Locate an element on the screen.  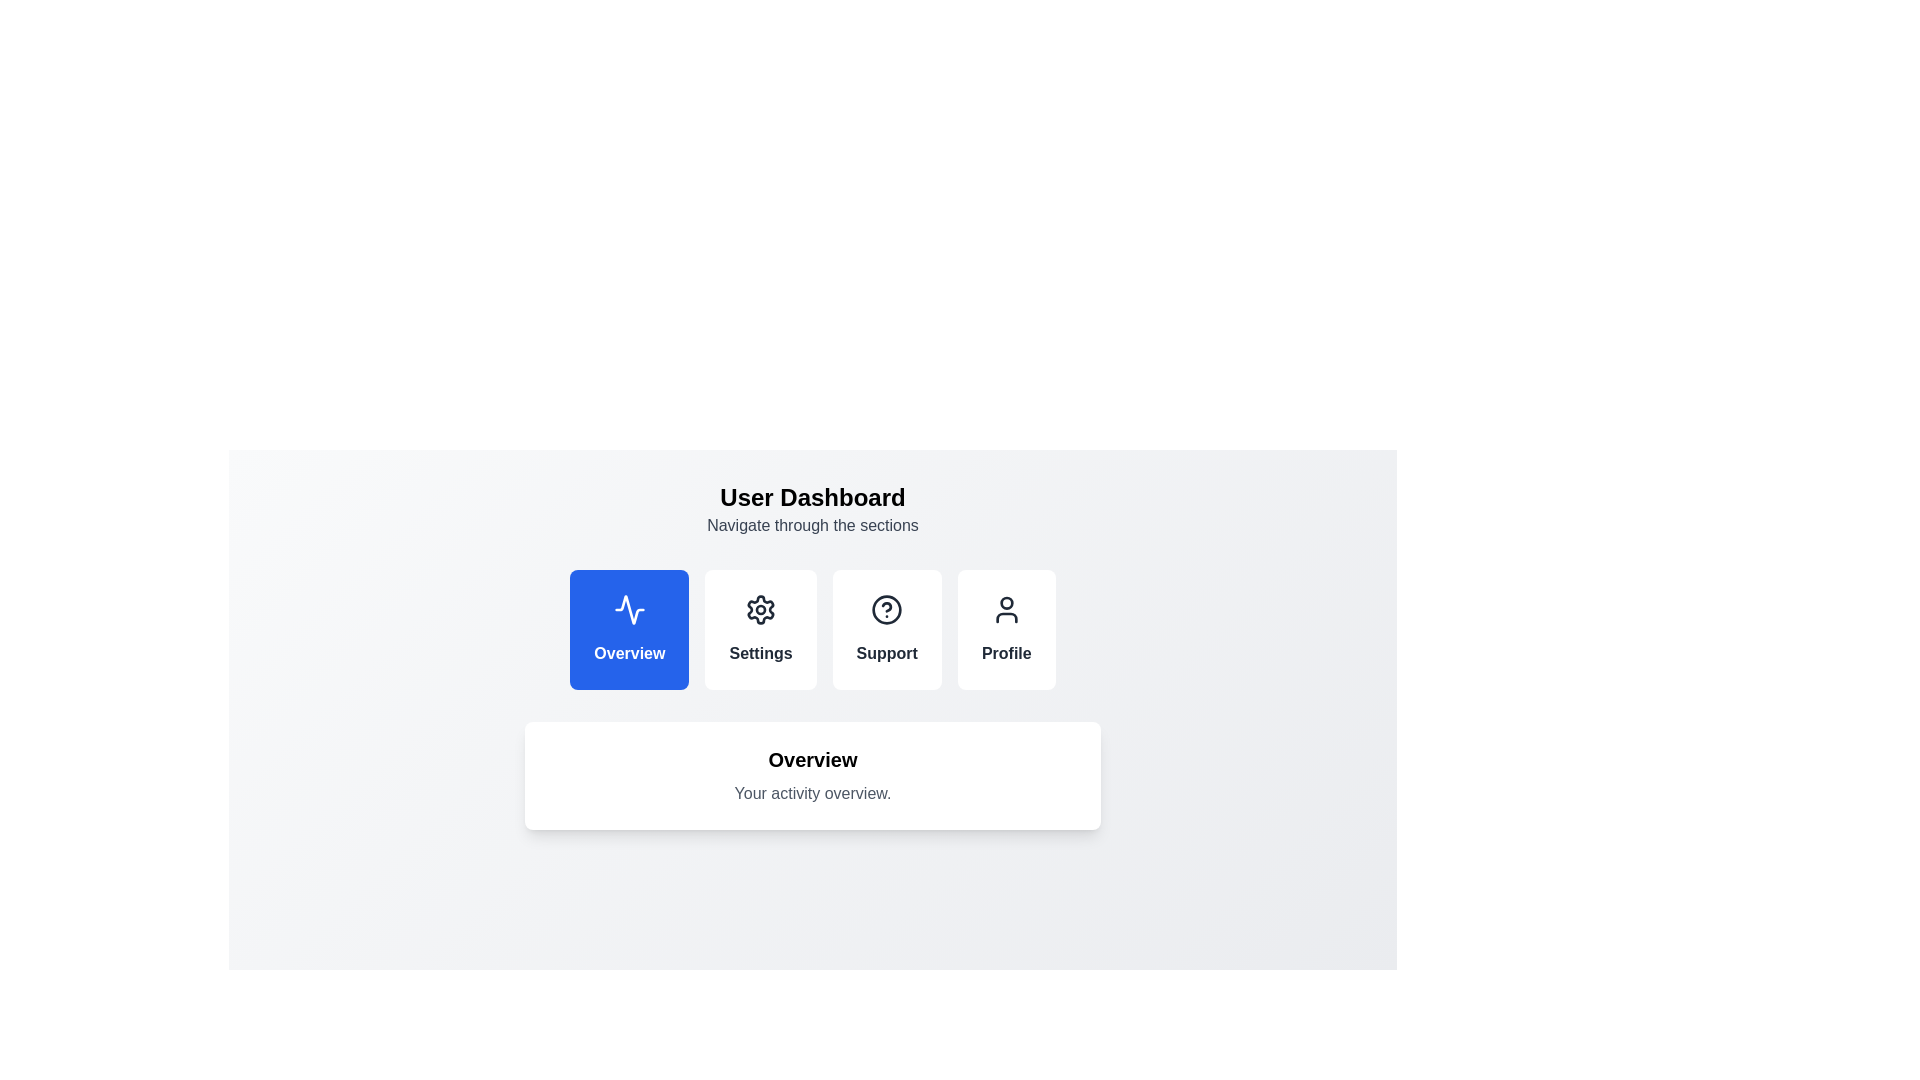
the non-interactive informational Text Card located in the lower half of the User Dashboard, positioned below the navigational cards labeled 'Overview', 'Settings', 'Support', and 'Profile' is located at coordinates (812, 774).